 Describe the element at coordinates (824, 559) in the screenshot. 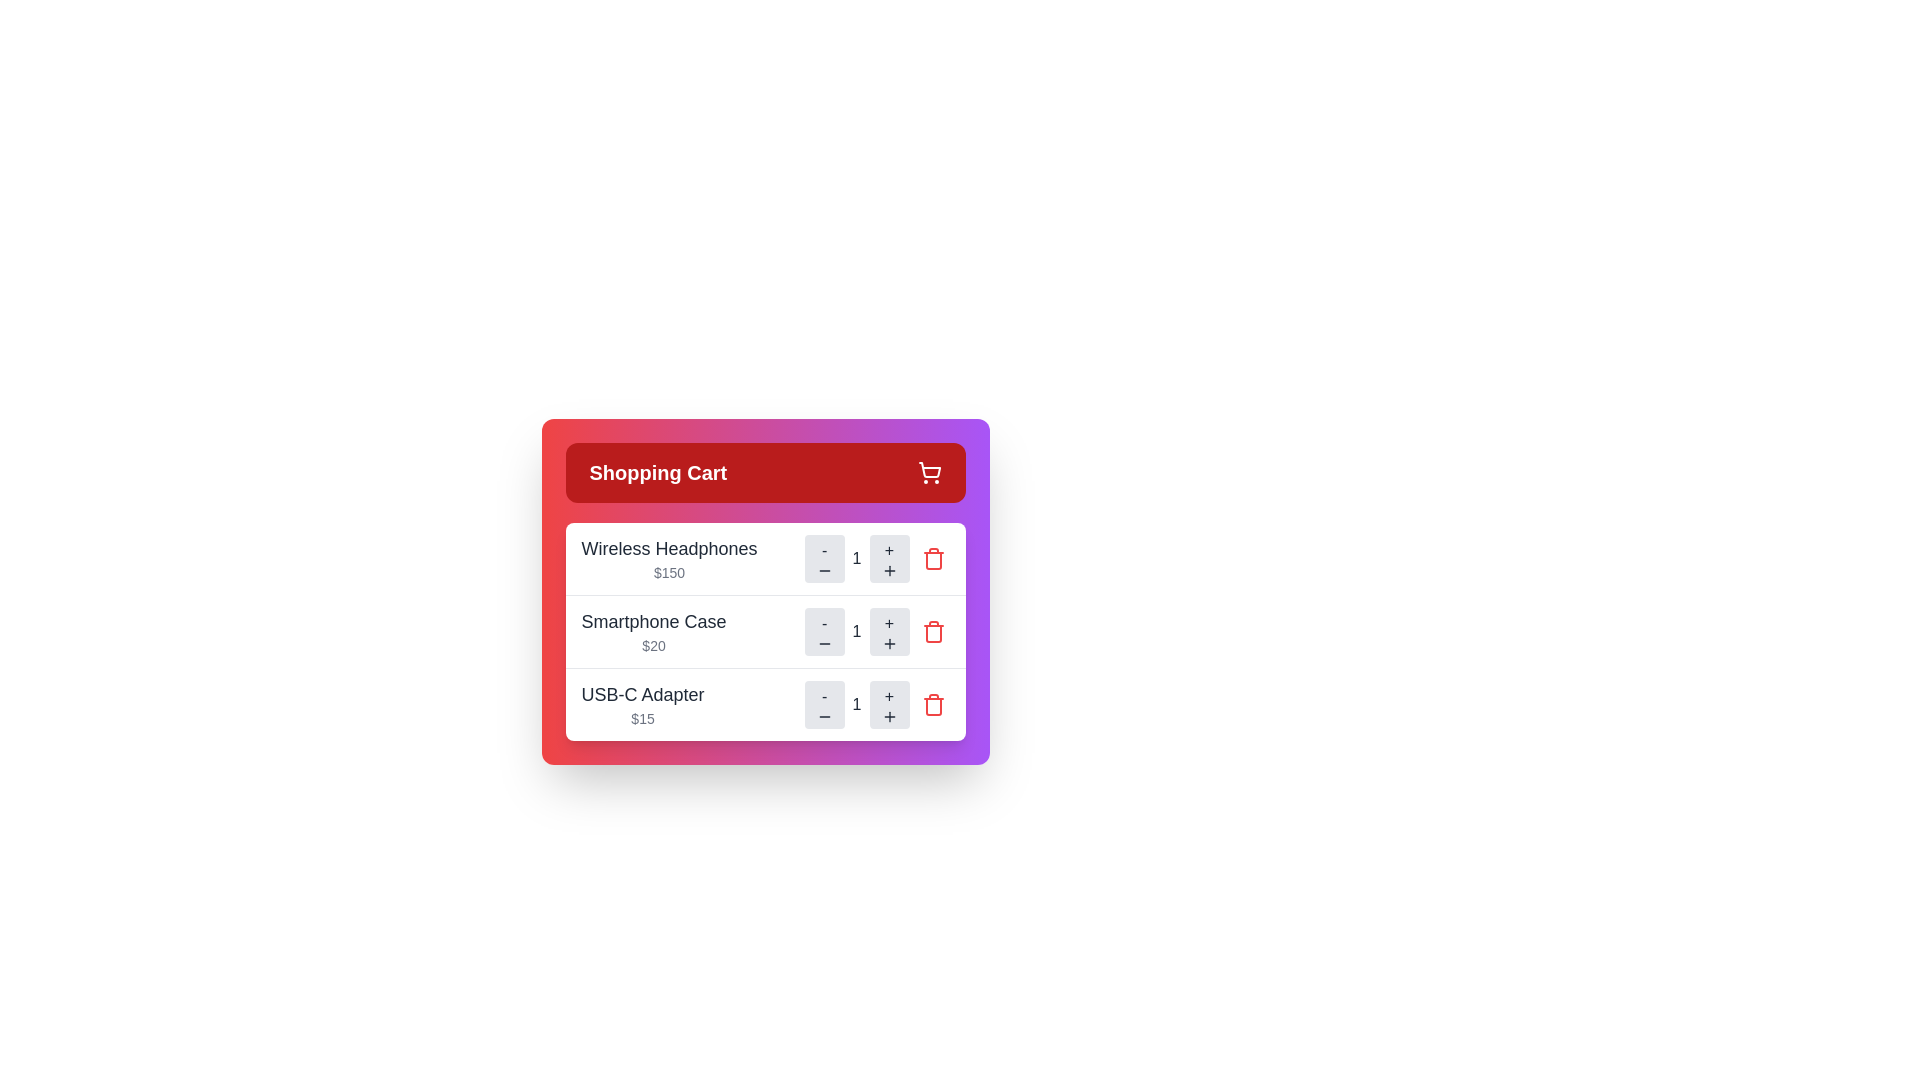

I see `'-' button next to the item with the name Wireless Headphones to decrease its quantity` at that location.